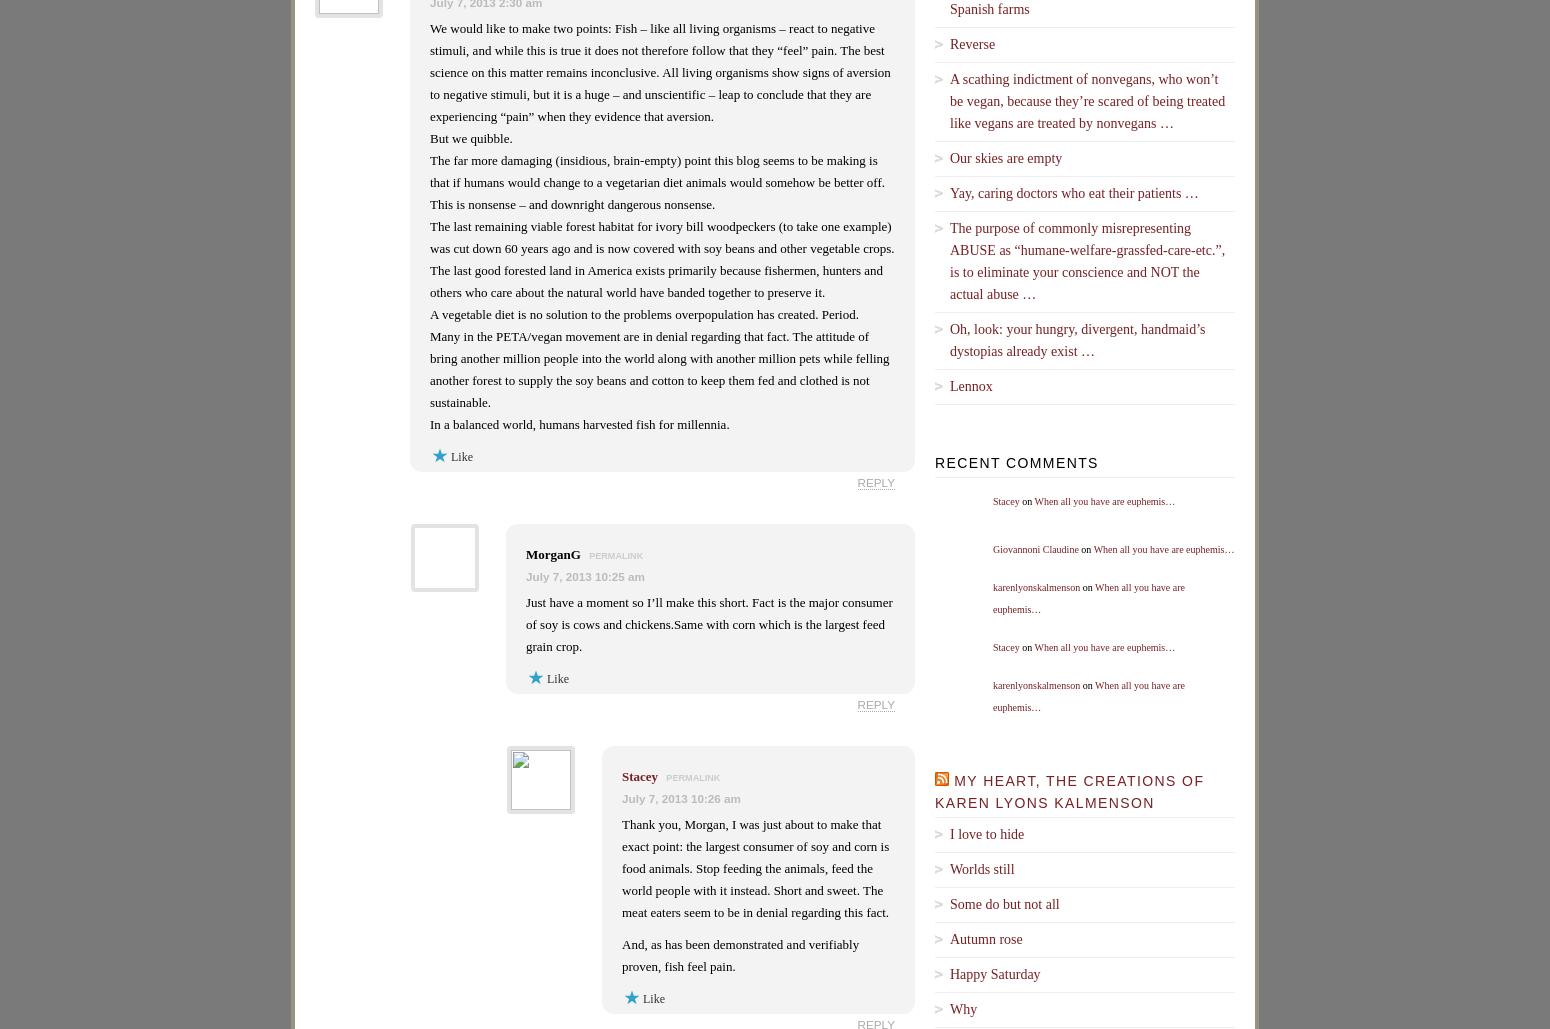 The width and height of the screenshot is (1550, 1029). What do you see at coordinates (962, 1007) in the screenshot?
I see `'Why'` at bounding box center [962, 1007].